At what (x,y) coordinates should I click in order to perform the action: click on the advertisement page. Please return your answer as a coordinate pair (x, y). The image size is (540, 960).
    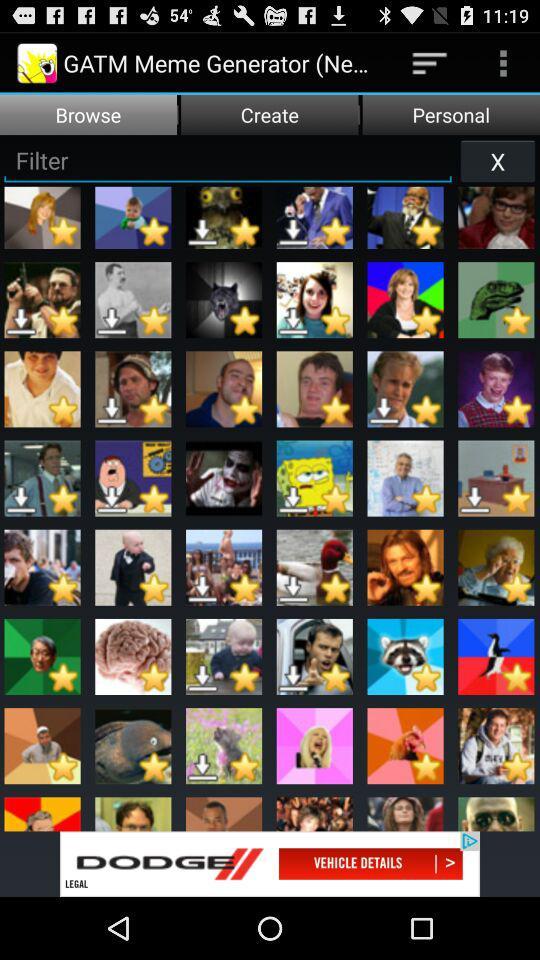
    Looking at the image, I should click on (270, 863).